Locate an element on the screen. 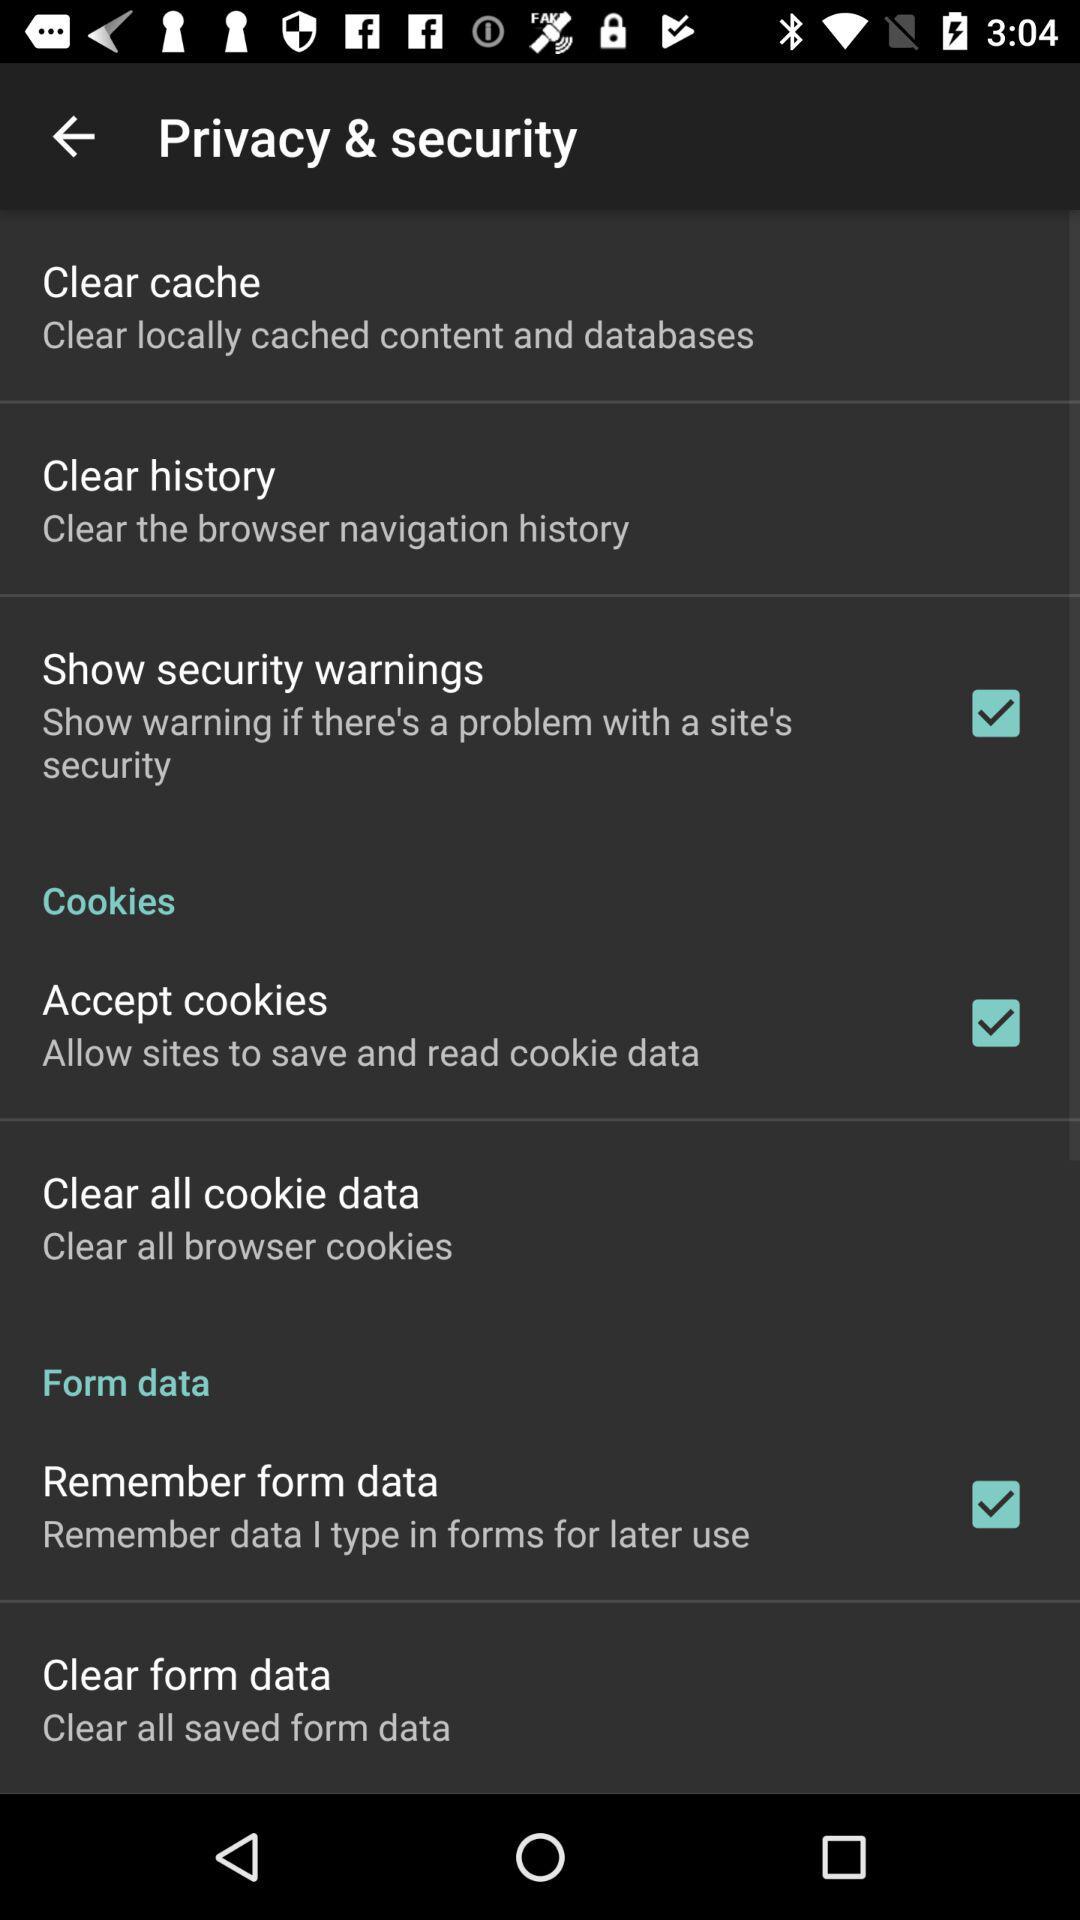 Image resolution: width=1080 pixels, height=1920 pixels. item above clear cache icon is located at coordinates (72, 135).